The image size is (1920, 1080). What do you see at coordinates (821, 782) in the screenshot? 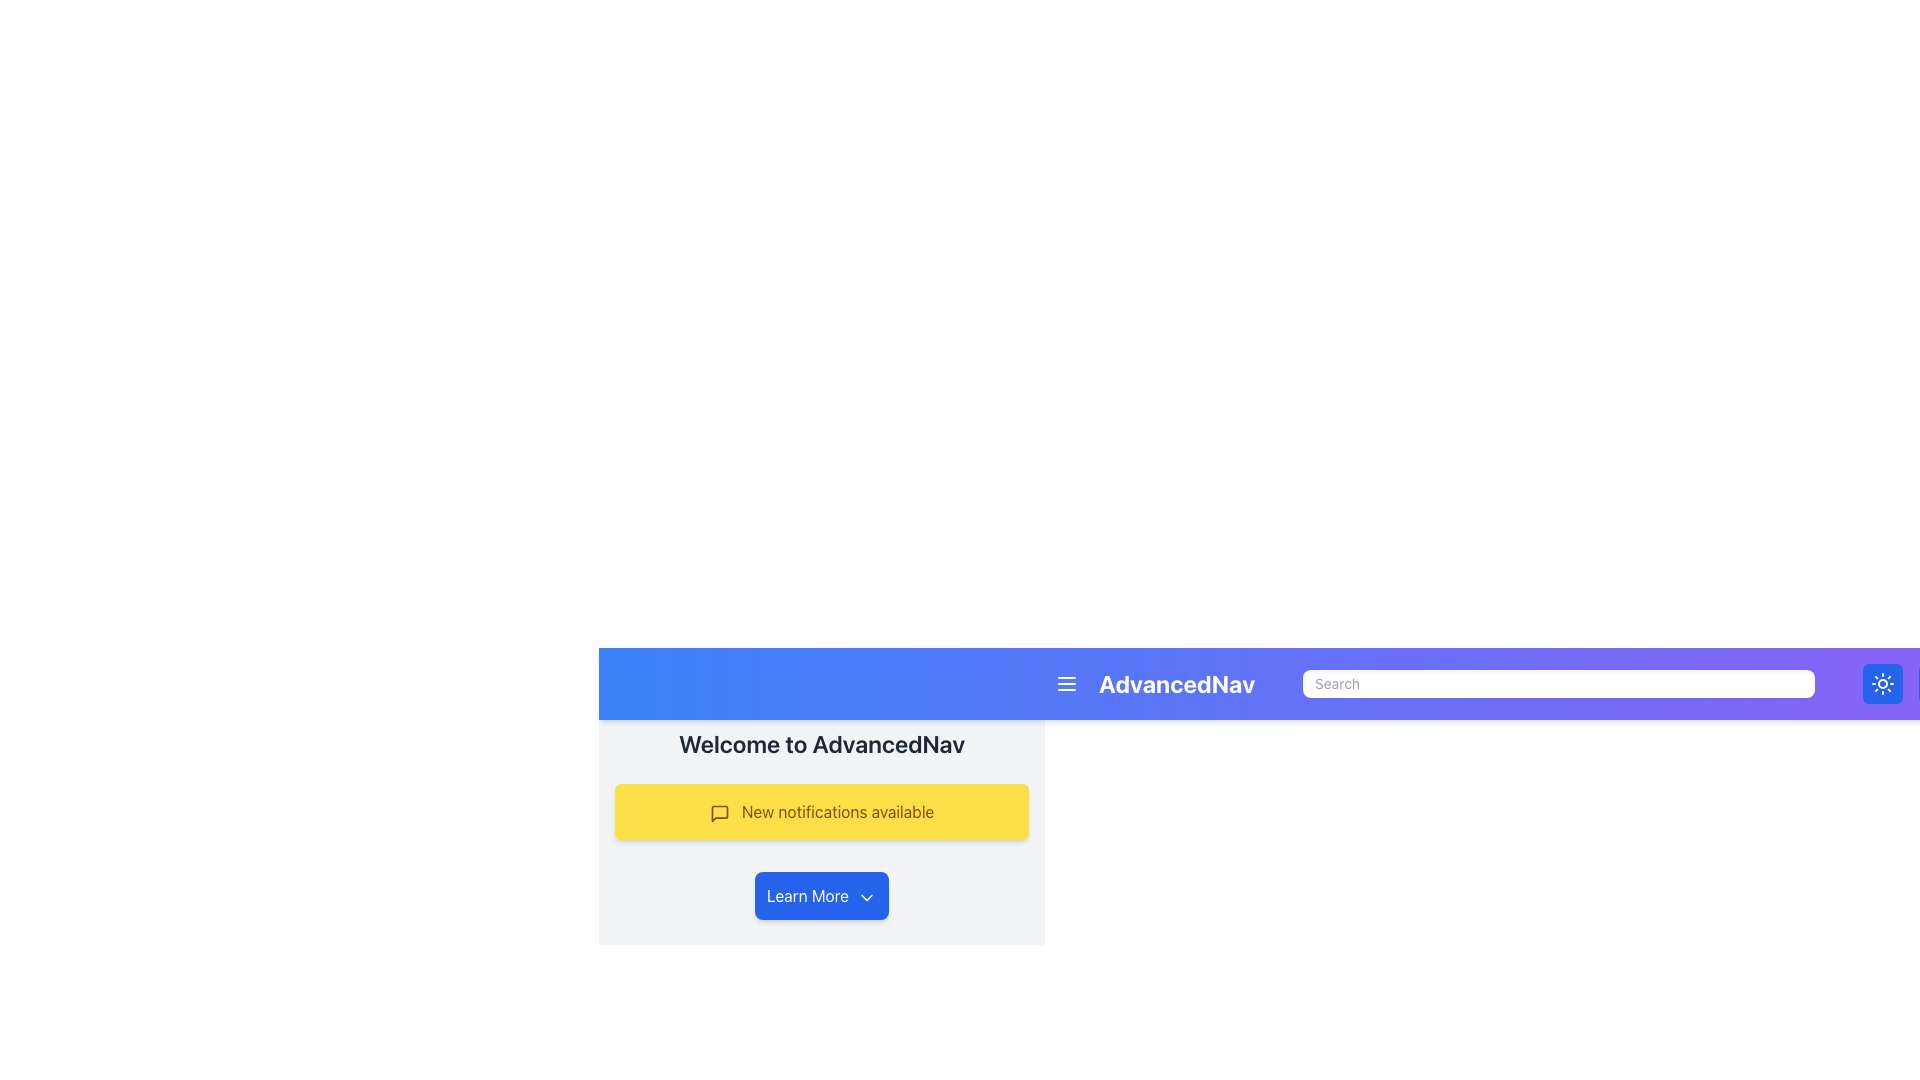
I see `the Notification Banner element, which is a yellow rectangle with the text 'New notifications available' and a speech bubble icon, located below the heading 'Welcome to AdvancedNav'` at bounding box center [821, 782].